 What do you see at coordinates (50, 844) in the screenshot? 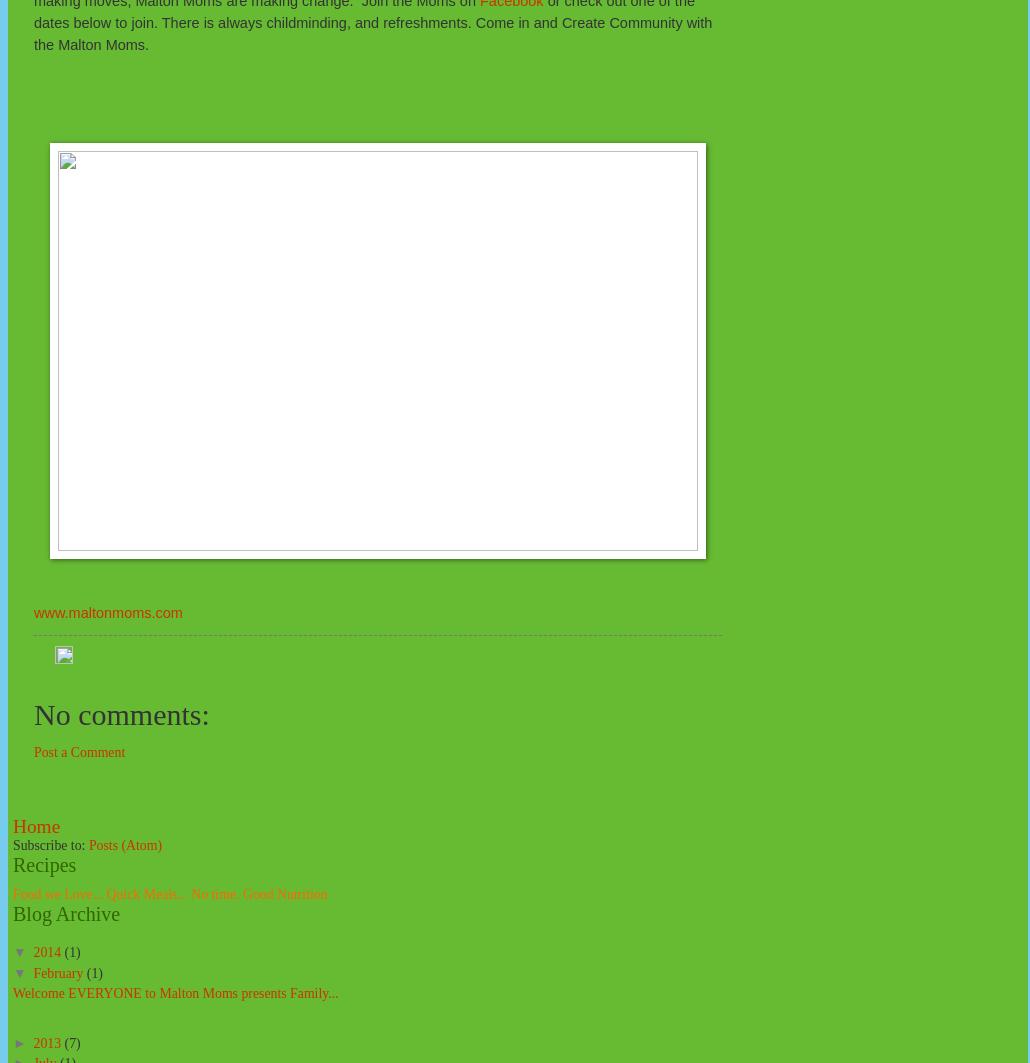
I see `'Subscribe to:'` at bounding box center [50, 844].